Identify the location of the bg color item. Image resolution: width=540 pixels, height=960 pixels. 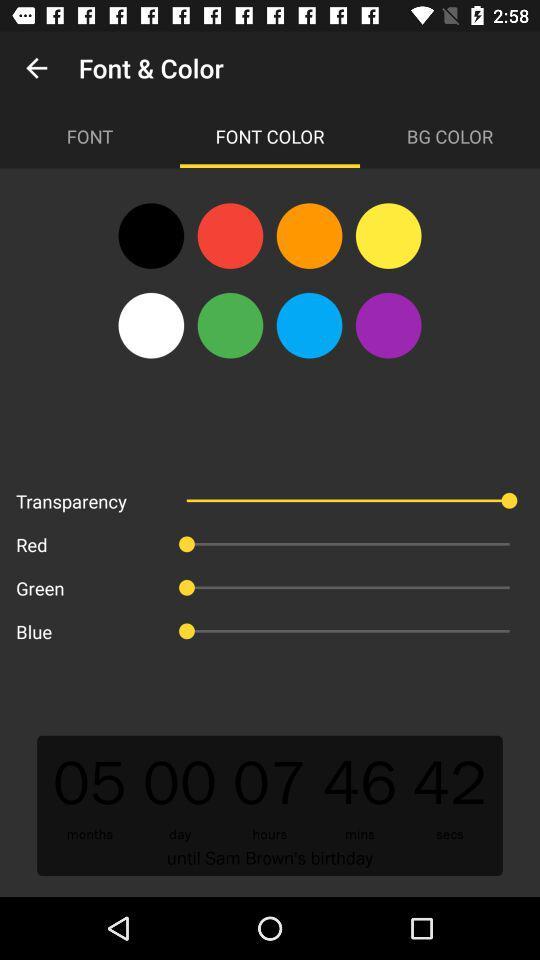
(449, 135).